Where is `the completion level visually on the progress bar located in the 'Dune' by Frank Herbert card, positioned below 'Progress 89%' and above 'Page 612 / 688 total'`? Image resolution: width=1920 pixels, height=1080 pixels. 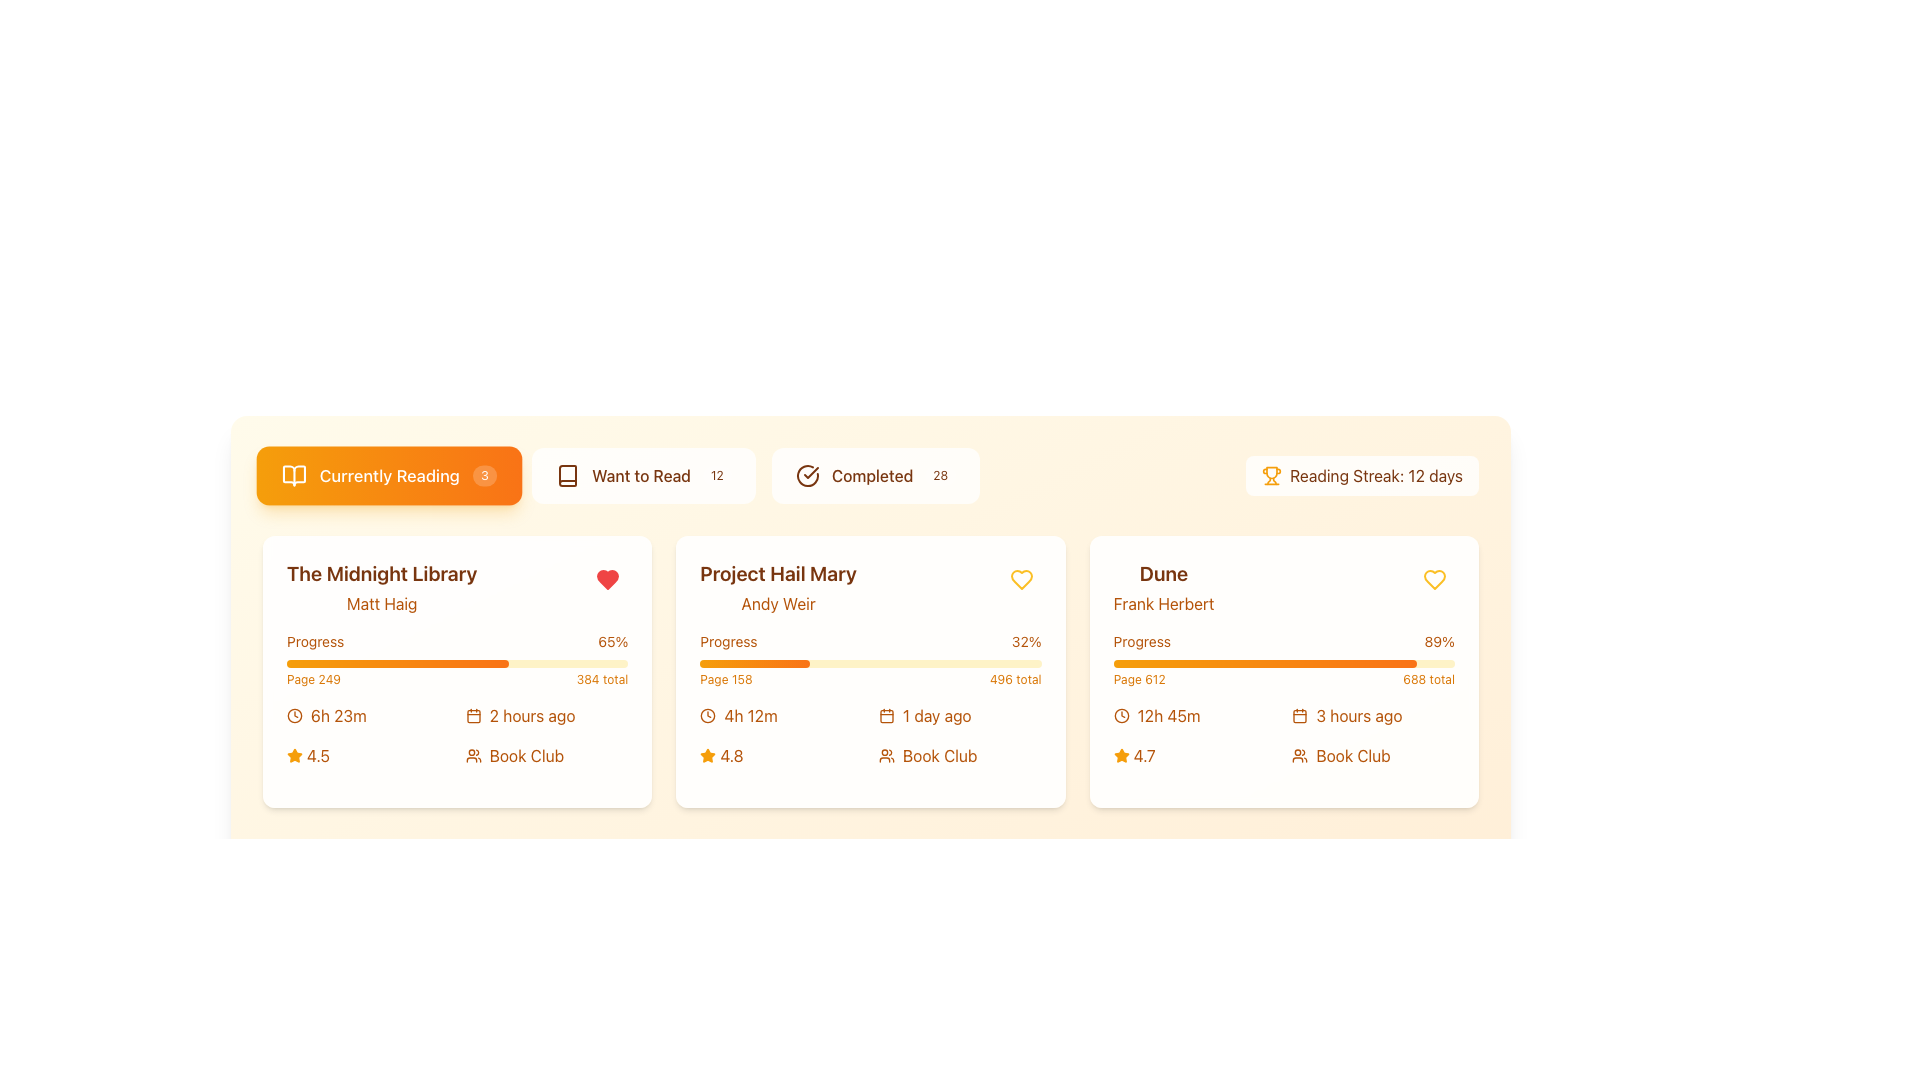 the completion level visually on the progress bar located in the 'Dune' by Frank Herbert card, positioned below 'Progress 89%' and above 'Page 612 / 688 total' is located at coordinates (1284, 663).